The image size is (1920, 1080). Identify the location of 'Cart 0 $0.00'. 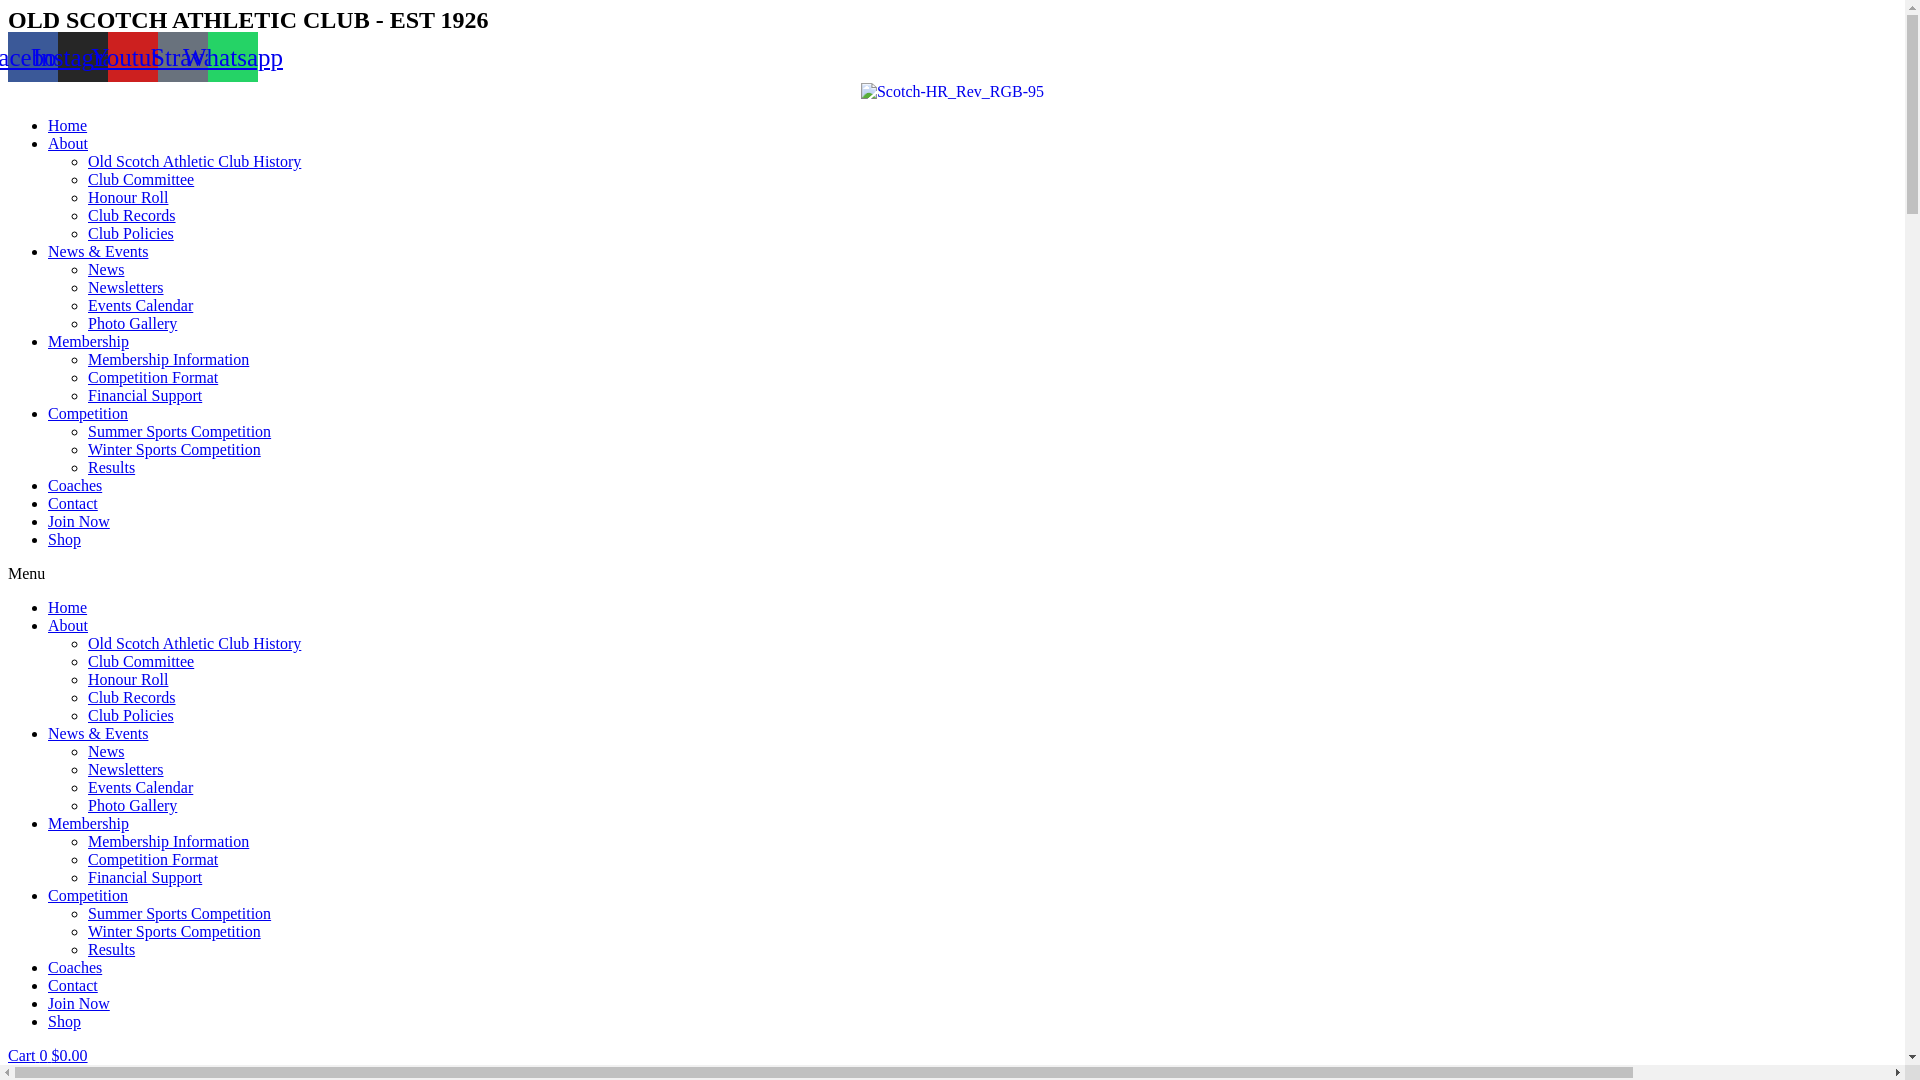
(48, 1054).